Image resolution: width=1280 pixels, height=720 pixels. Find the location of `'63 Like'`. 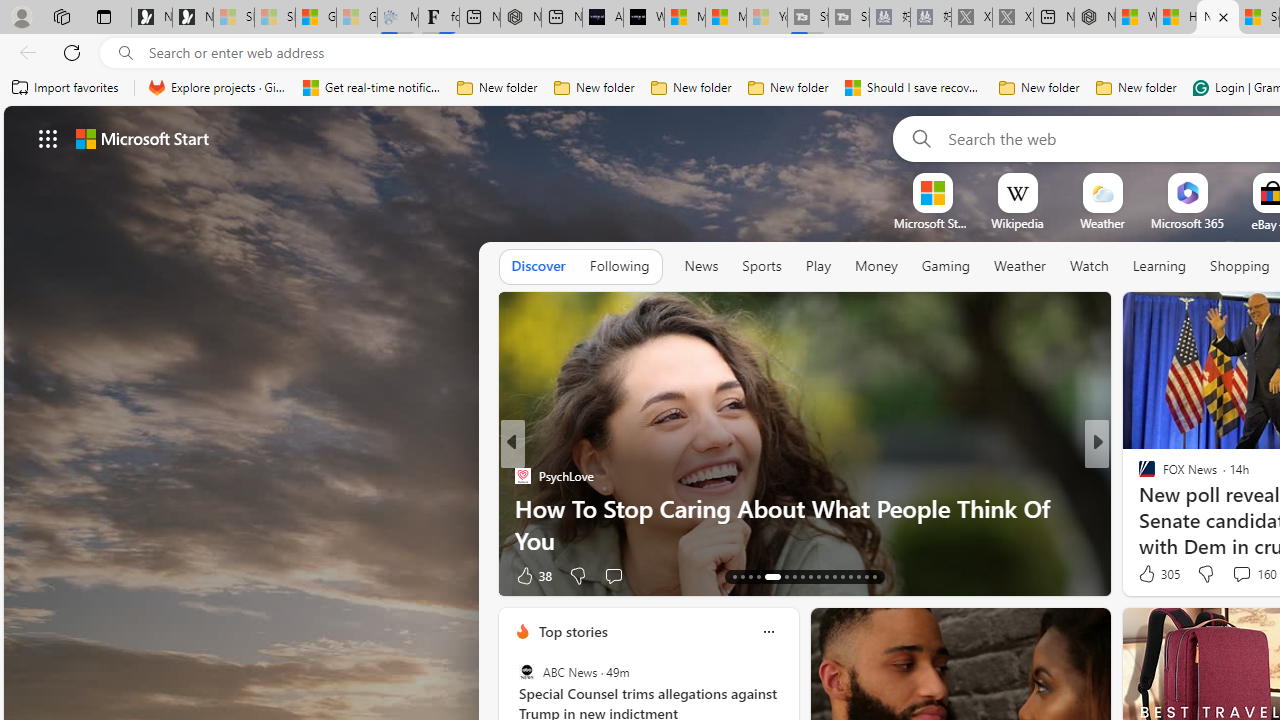

'63 Like' is located at coordinates (1149, 575).